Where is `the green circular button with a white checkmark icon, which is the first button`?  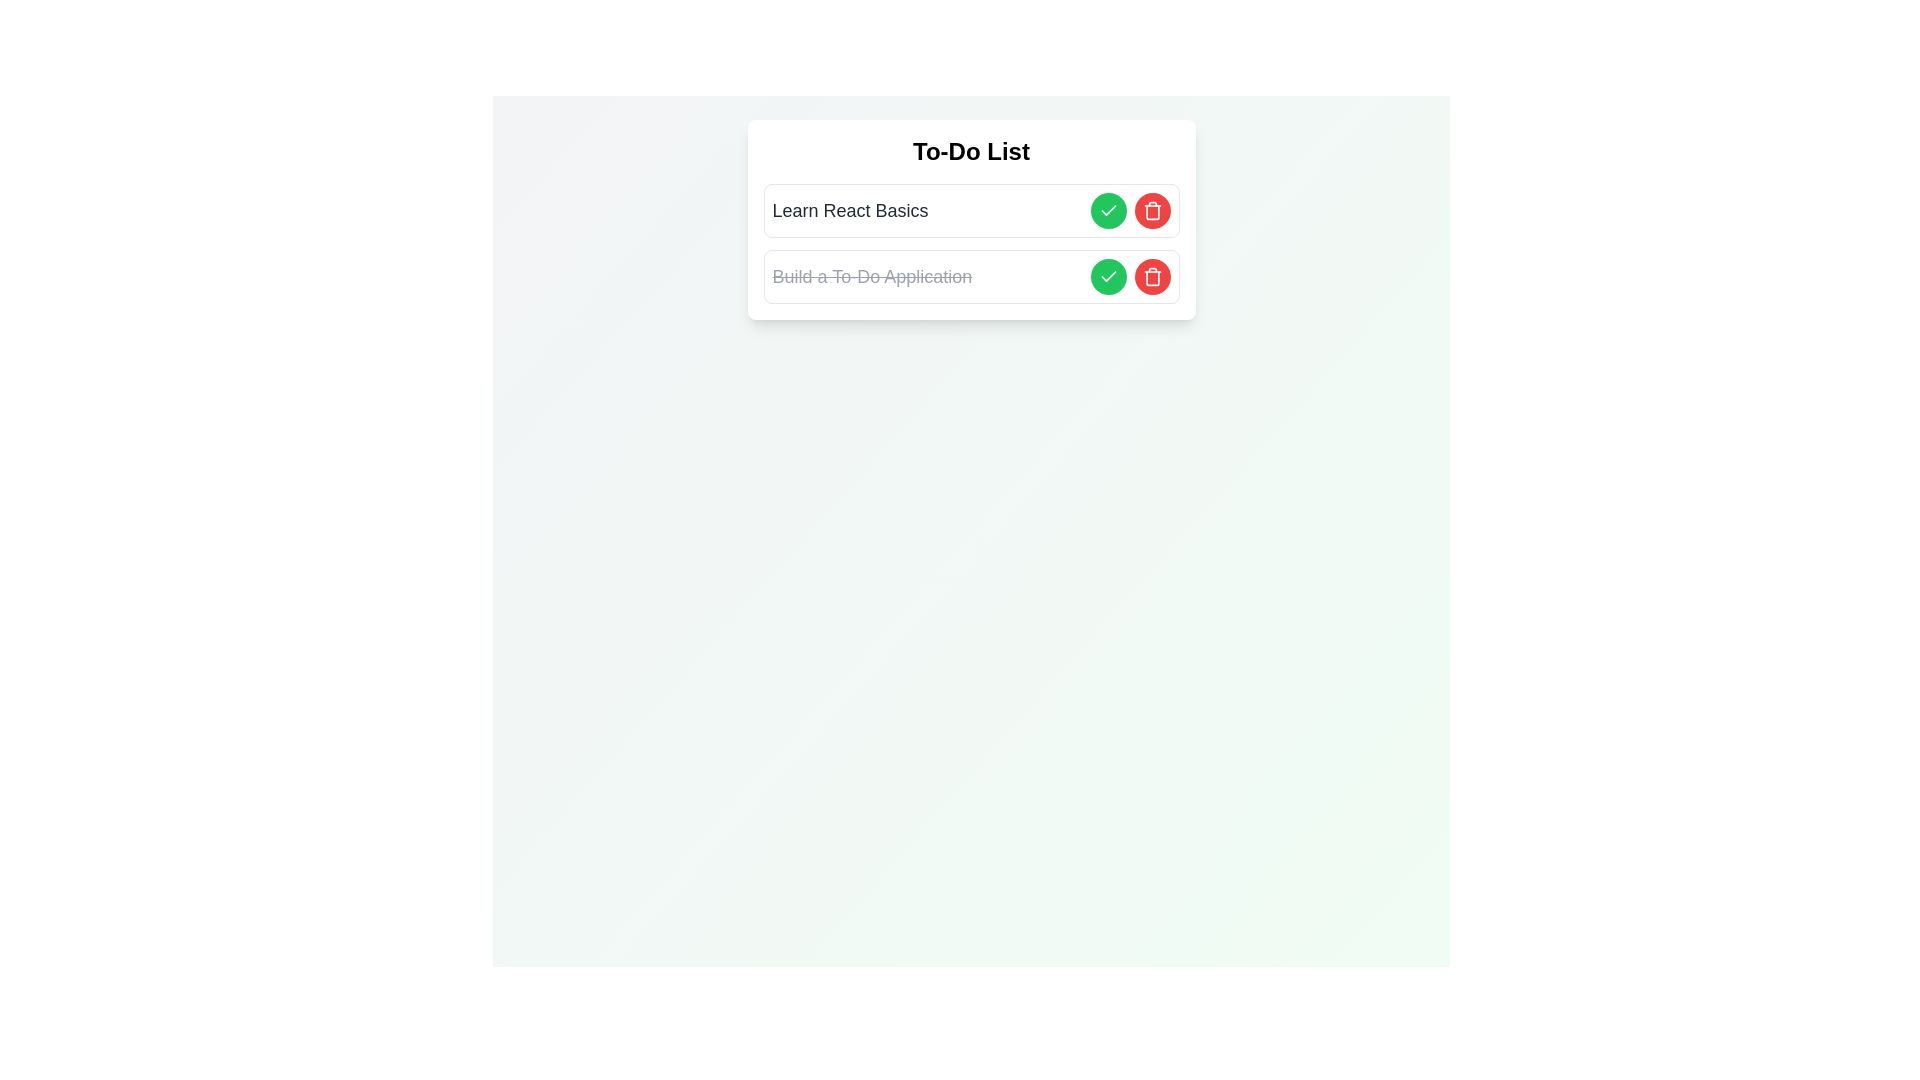 the green circular button with a white checkmark icon, which is the first button is located at coordinates (1107, 211).